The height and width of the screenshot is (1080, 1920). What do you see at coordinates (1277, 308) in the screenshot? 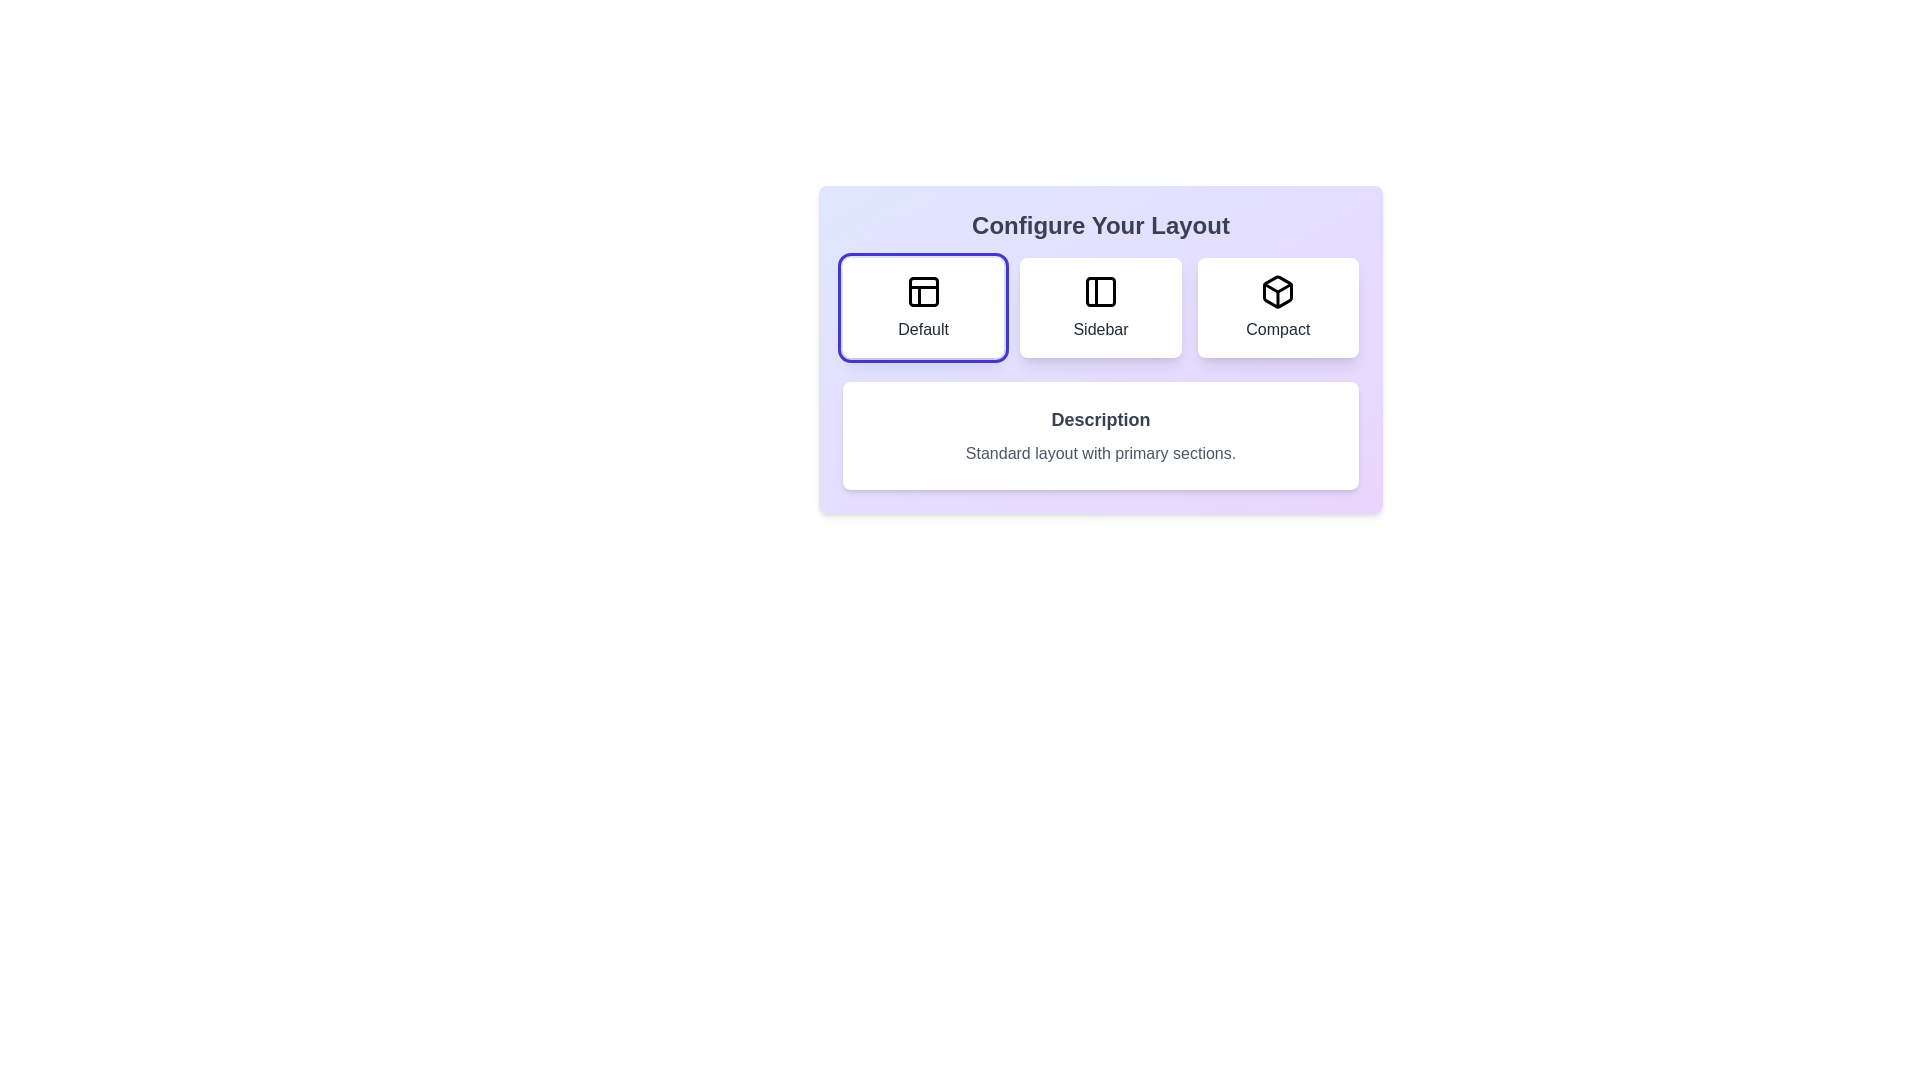
I see `the layout by clicking the button labeled Compact` at bounding box center [1277, 308].